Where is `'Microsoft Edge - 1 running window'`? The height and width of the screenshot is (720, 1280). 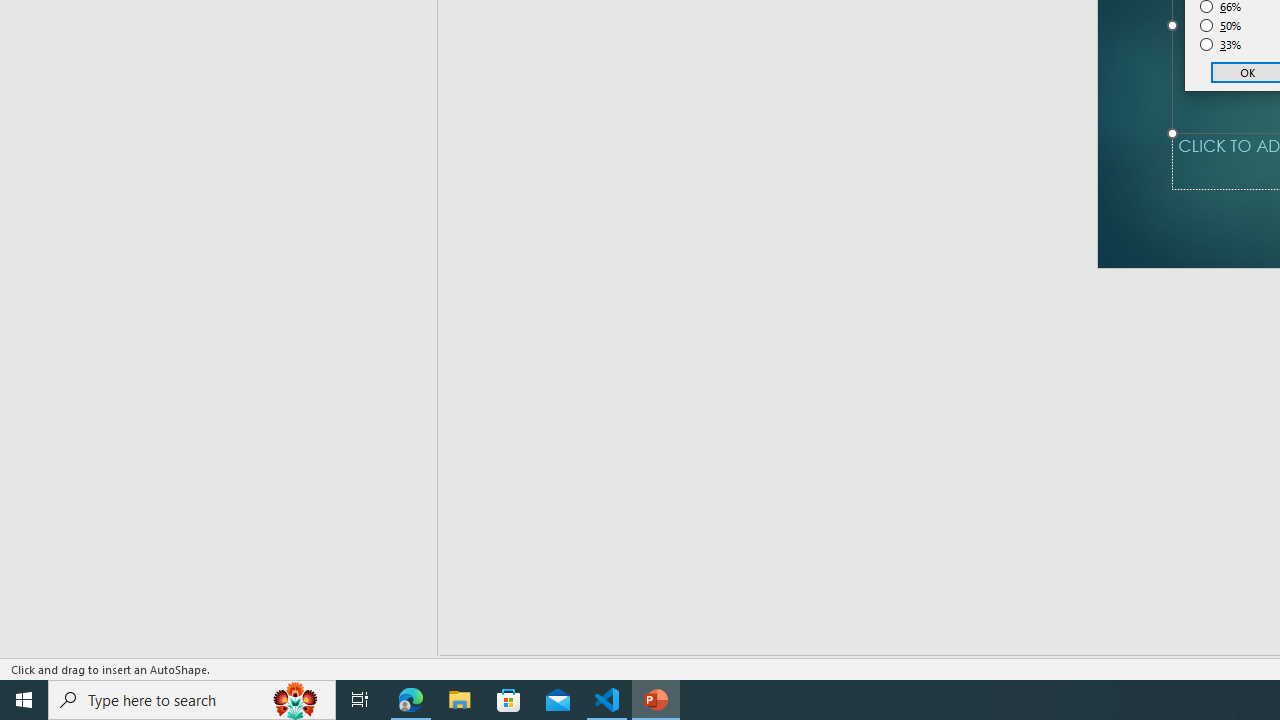 'Microsoft Edge - 1 running window' is located at coordinates (410, 698).